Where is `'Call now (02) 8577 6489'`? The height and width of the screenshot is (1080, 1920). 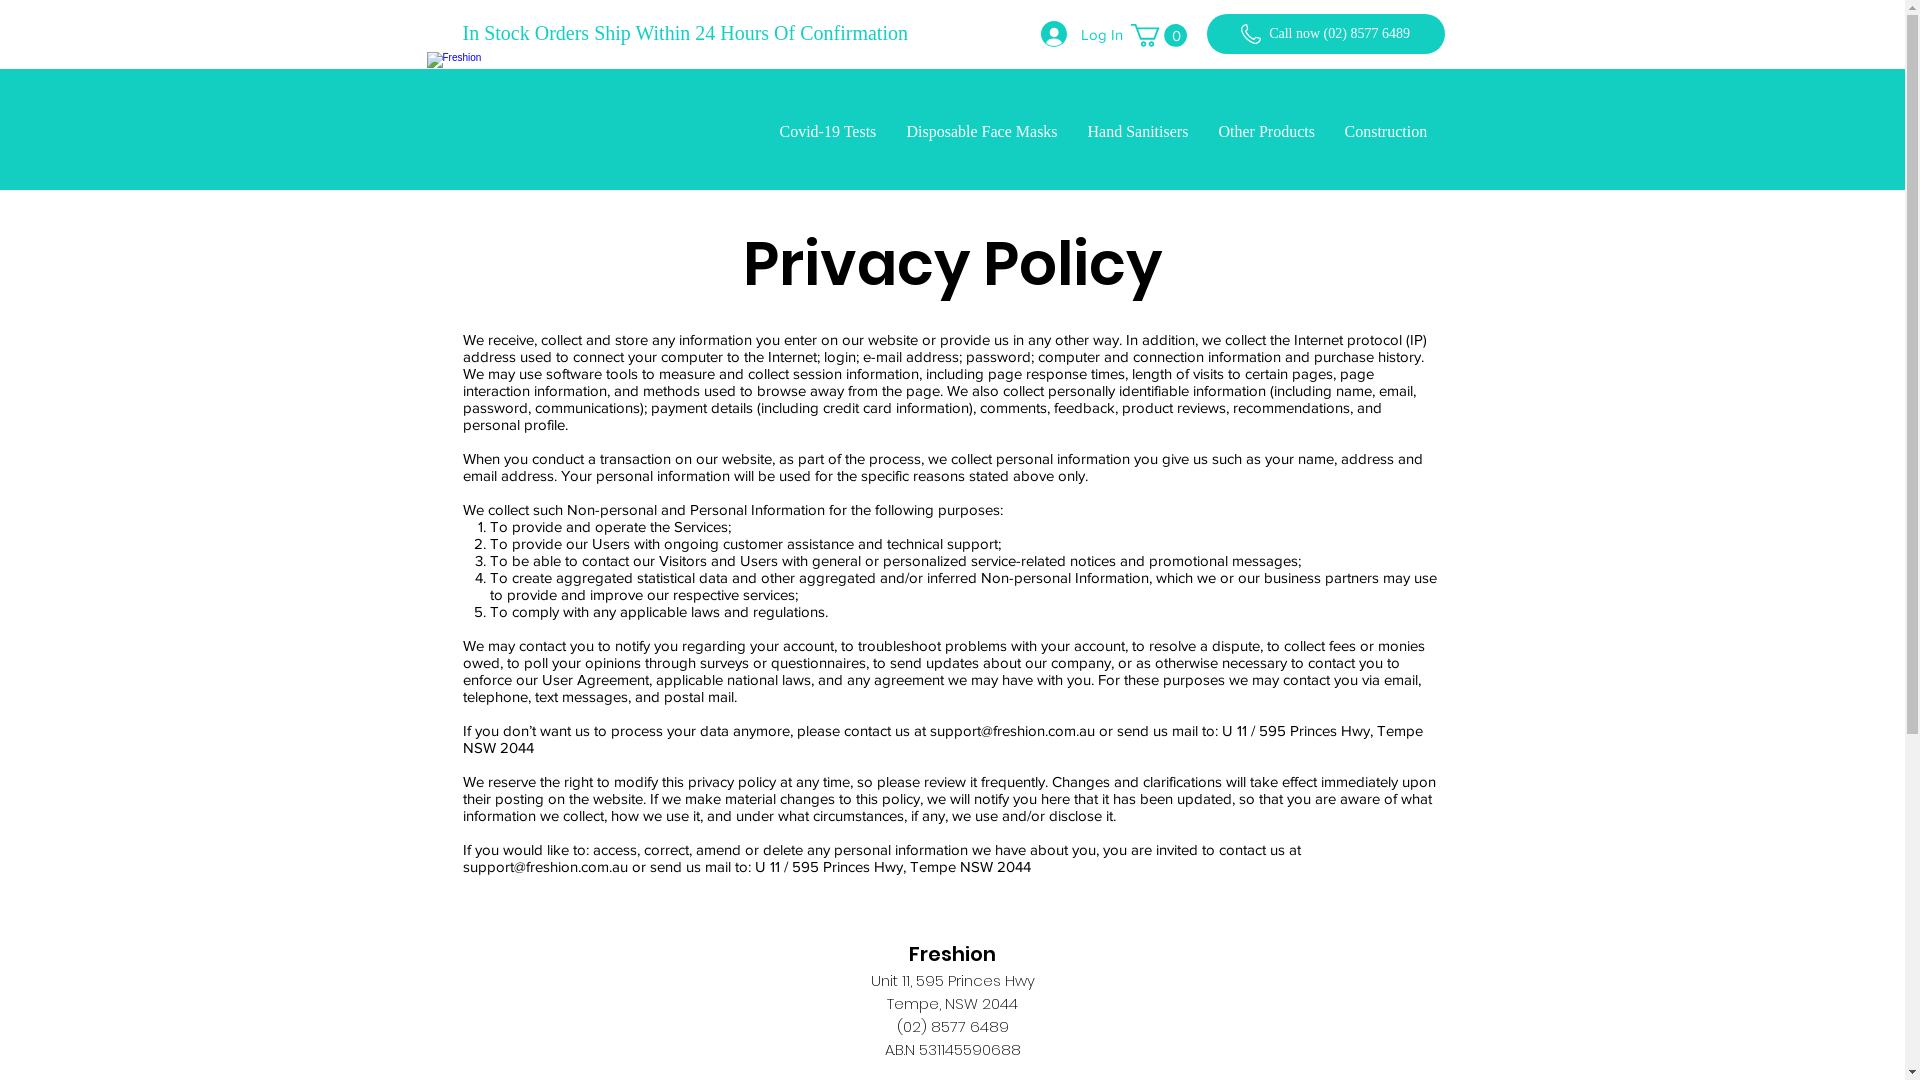 'Call now (02) 8577 6489' is located at coordinates (1204, 34).